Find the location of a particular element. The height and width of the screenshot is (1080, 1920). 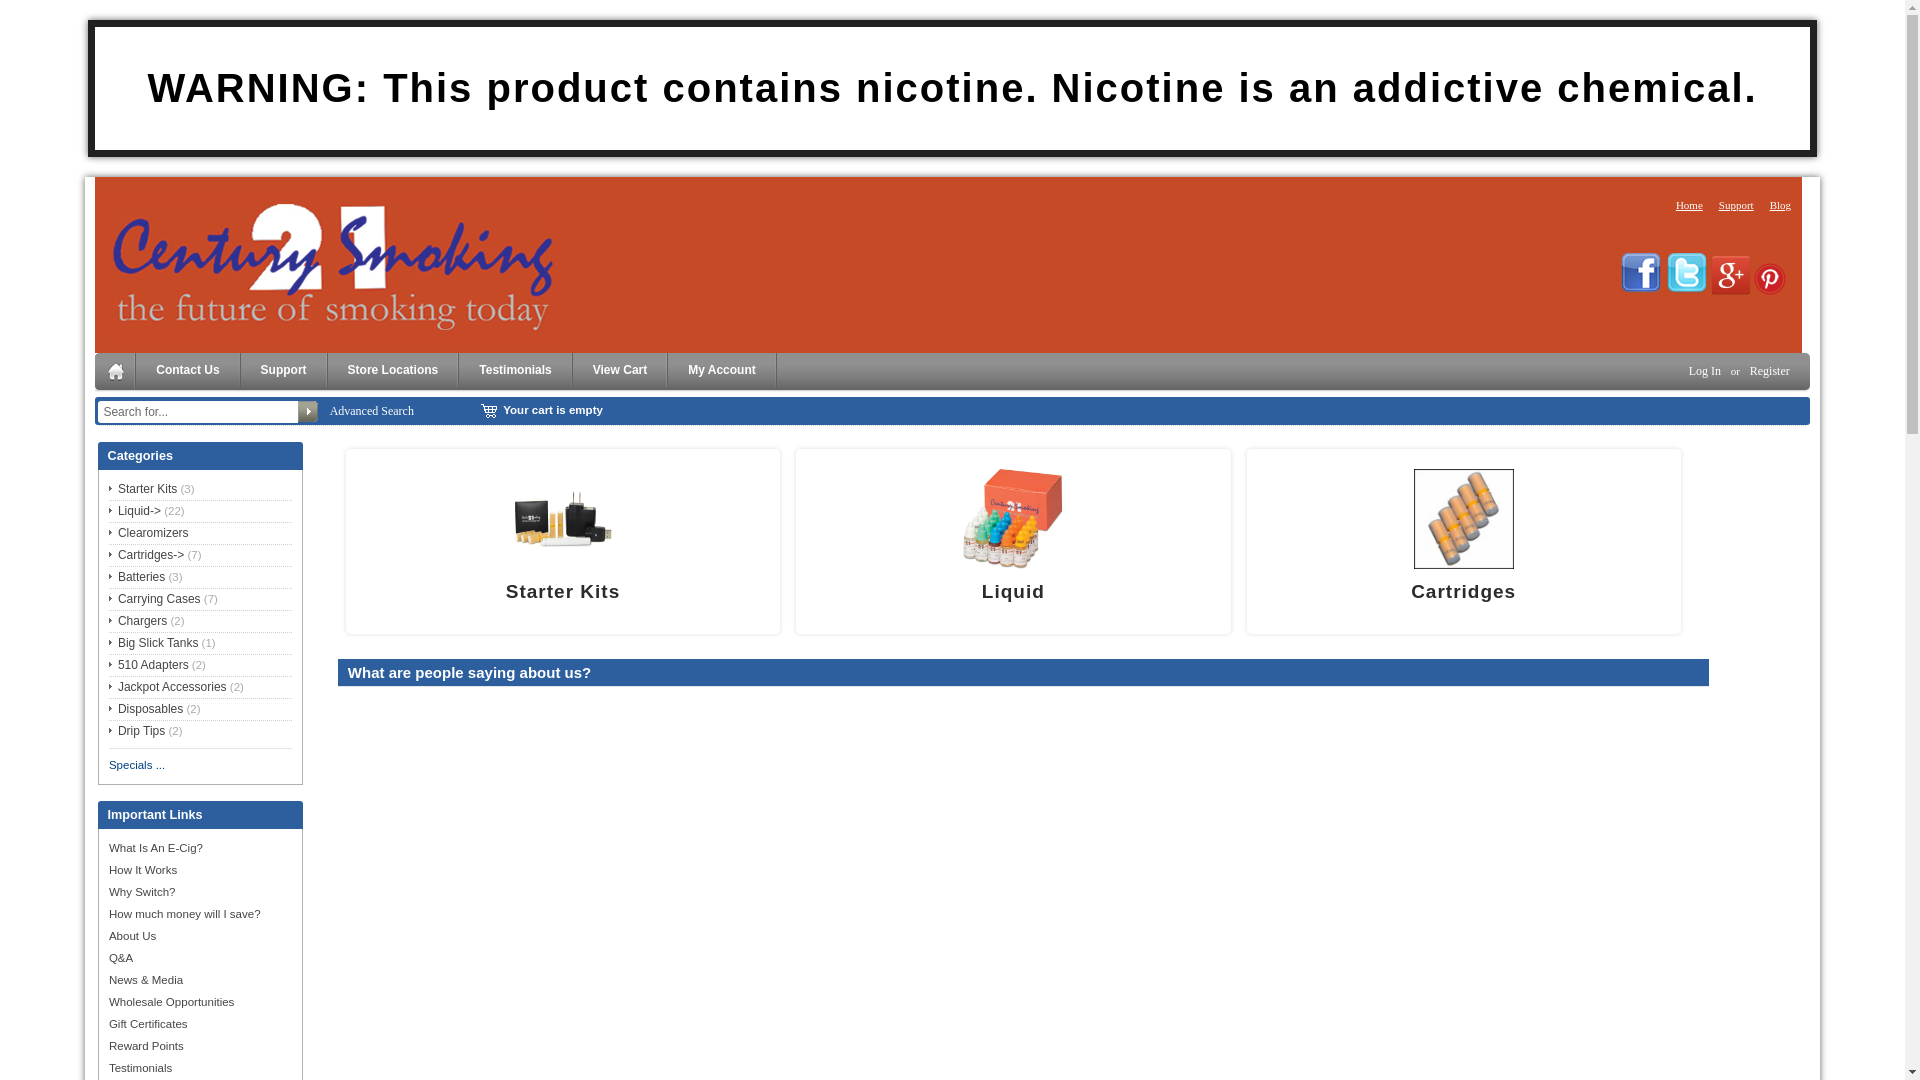

'Support' is located at coordinates (1717, 204).